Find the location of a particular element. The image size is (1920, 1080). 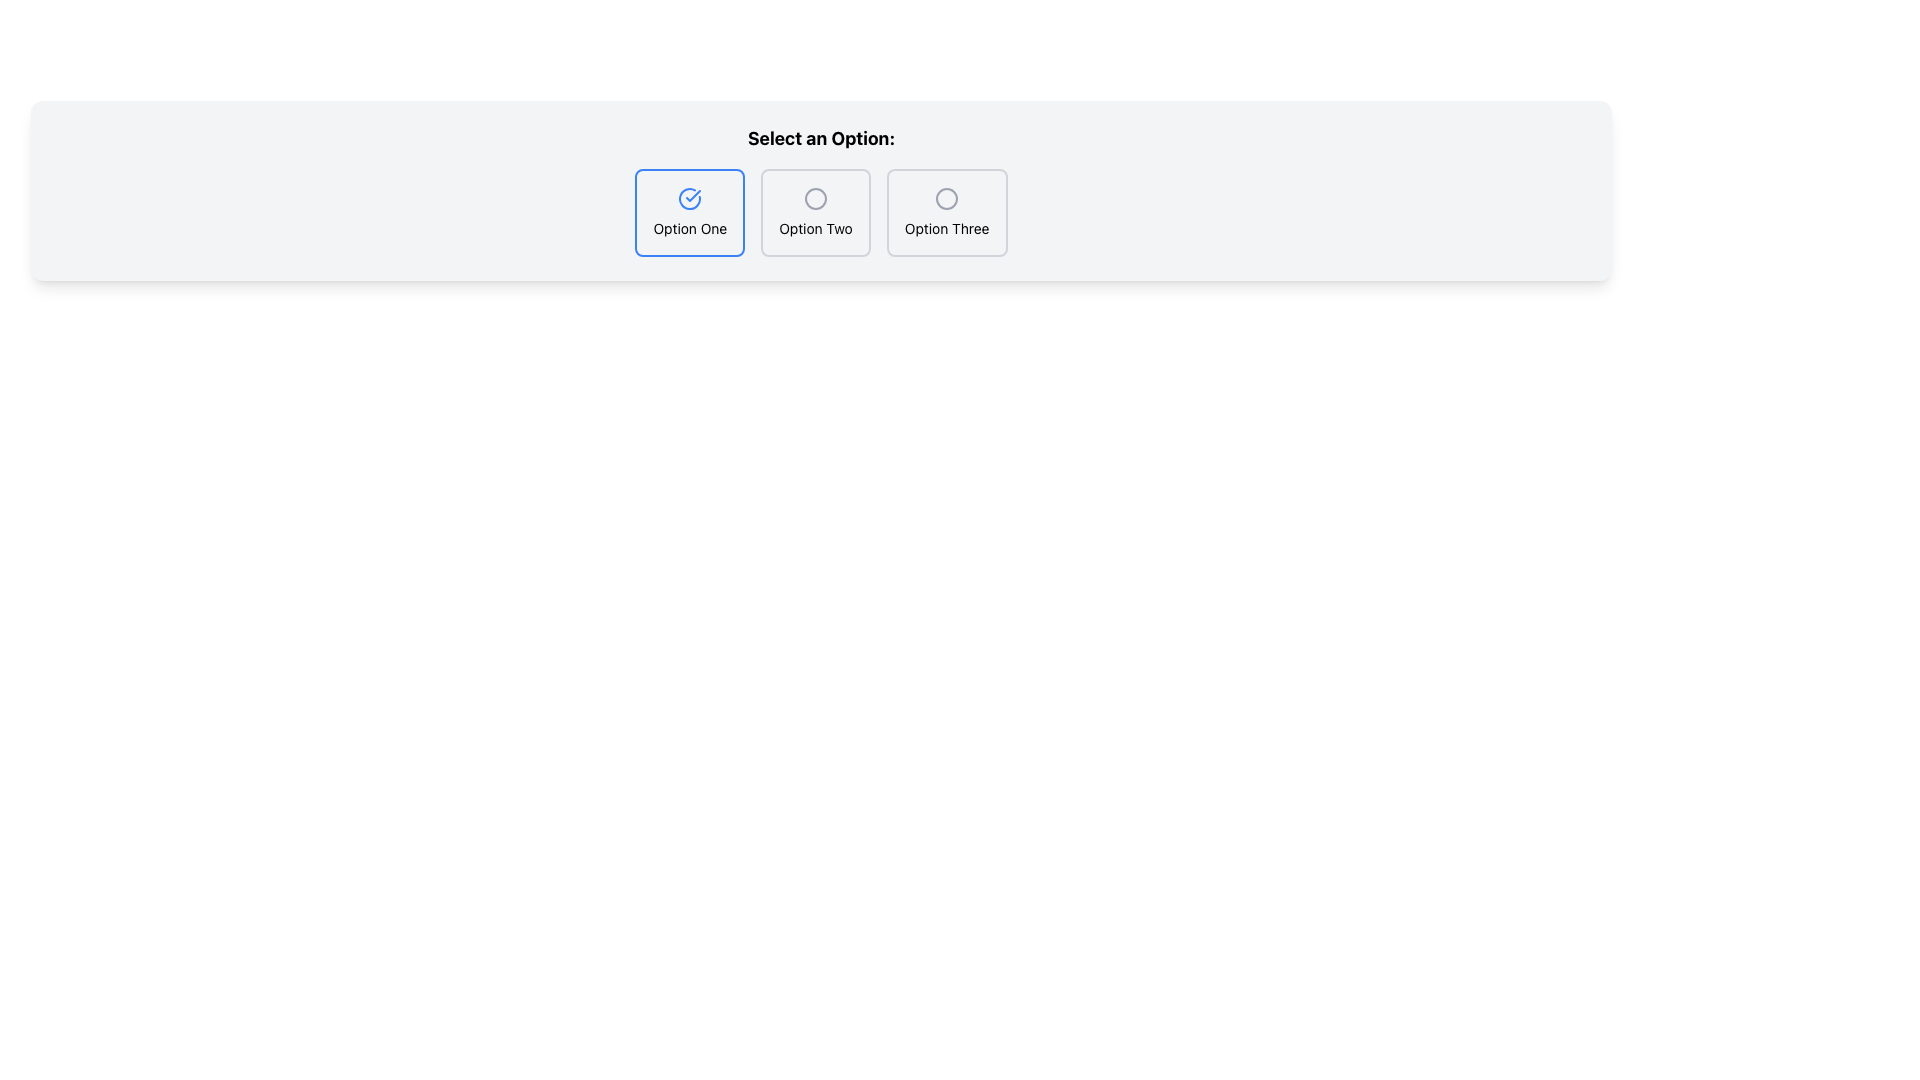

the 'Option Three' selectable option located on the far right below the title 'Select an Option:' is located at coordinates (946, 212).